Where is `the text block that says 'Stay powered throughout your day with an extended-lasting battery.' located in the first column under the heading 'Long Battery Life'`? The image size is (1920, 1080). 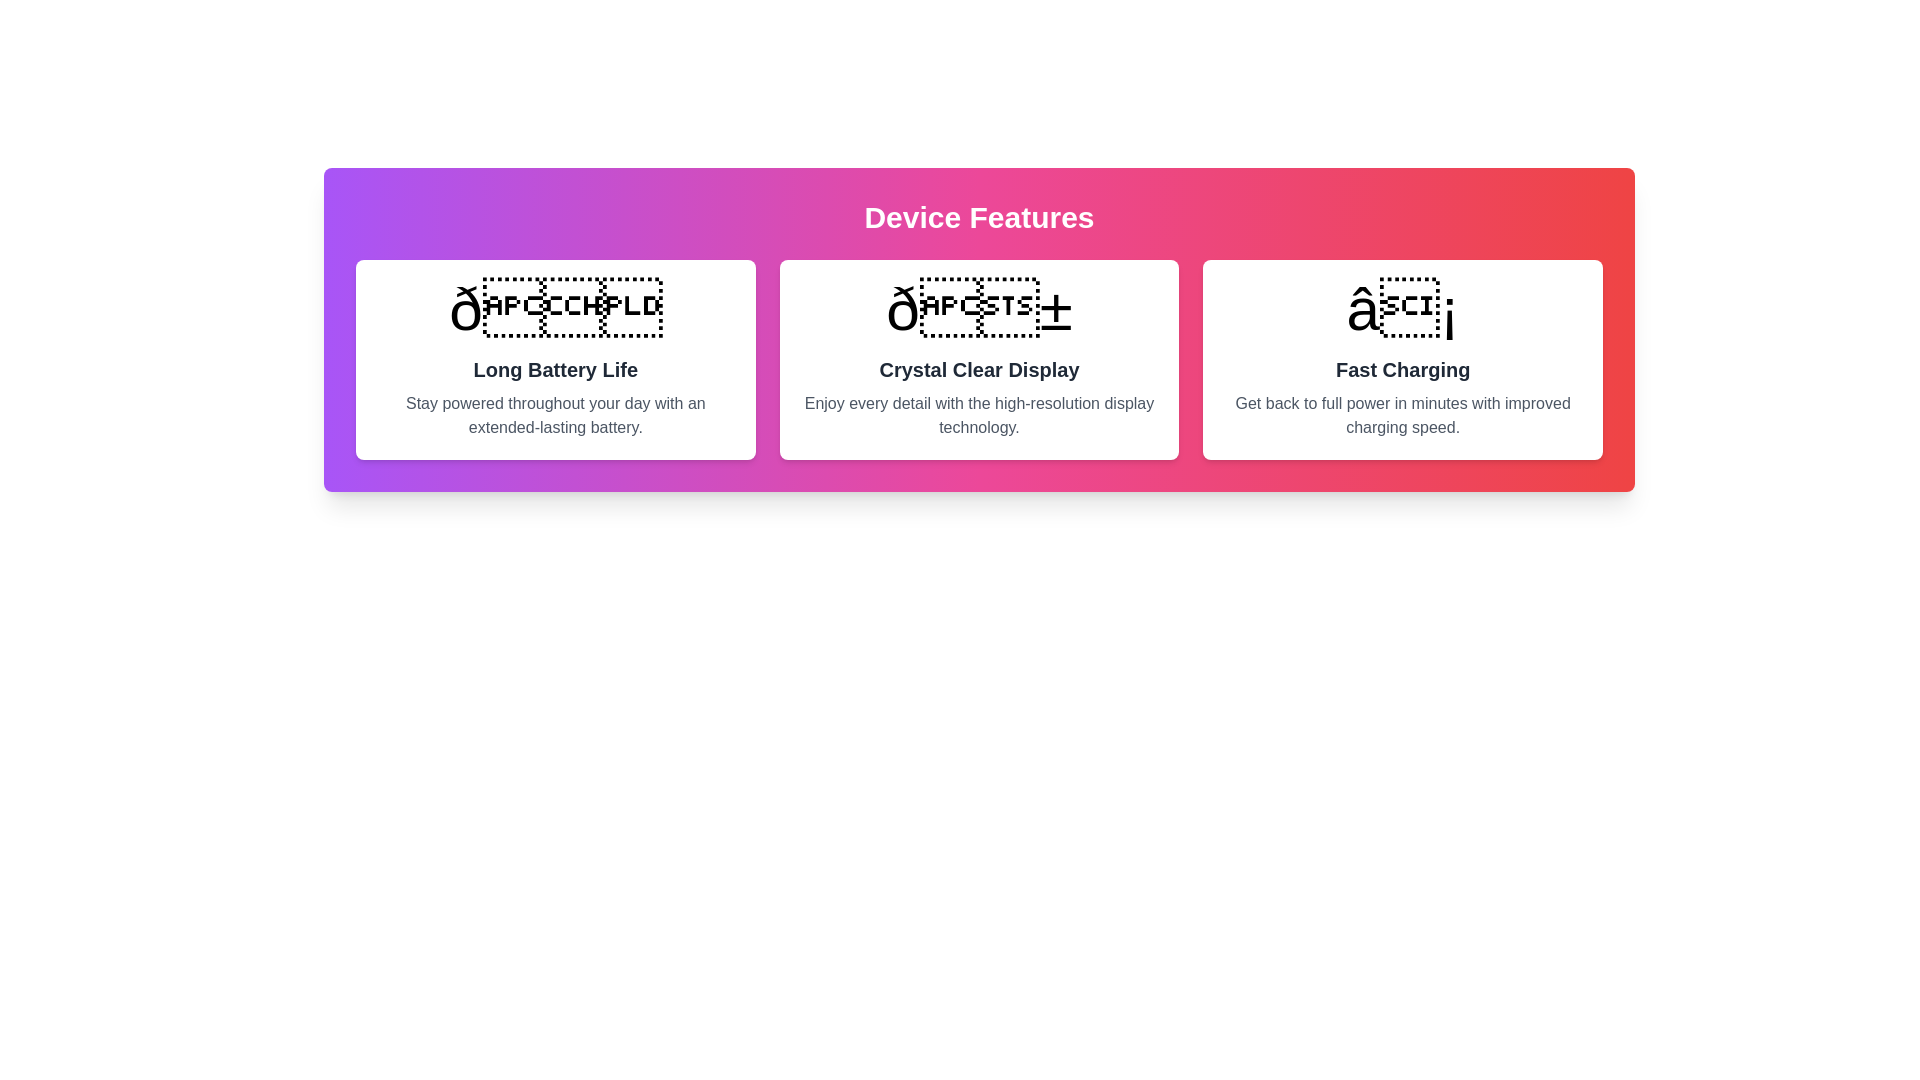
the text block that says 'Stay powered throughout your day with an extended-lasting battery.' located in the first column under the heading 'Long Battery Life' is located at coordinates (555, 415).